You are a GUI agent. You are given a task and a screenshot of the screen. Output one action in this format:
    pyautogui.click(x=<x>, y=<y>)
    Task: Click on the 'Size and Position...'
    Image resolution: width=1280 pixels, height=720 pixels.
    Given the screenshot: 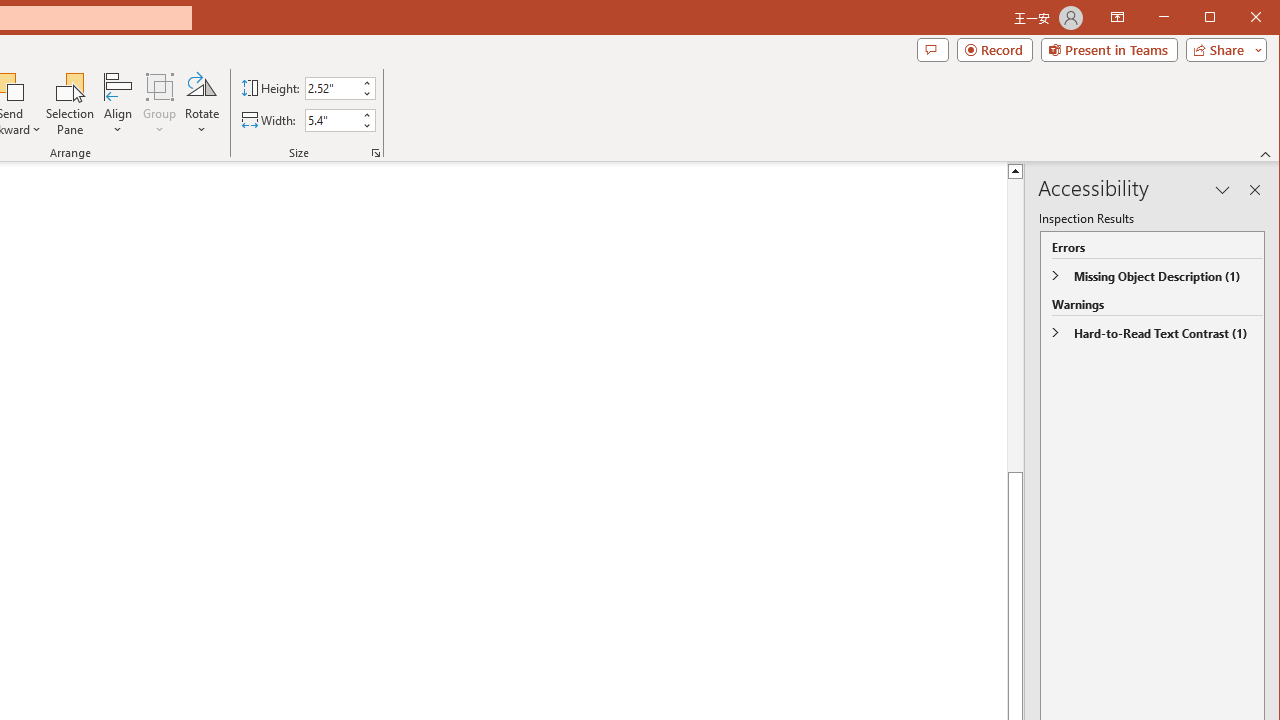 What is the action you would take?
    pyautogui.click(x=376, y=152)
    